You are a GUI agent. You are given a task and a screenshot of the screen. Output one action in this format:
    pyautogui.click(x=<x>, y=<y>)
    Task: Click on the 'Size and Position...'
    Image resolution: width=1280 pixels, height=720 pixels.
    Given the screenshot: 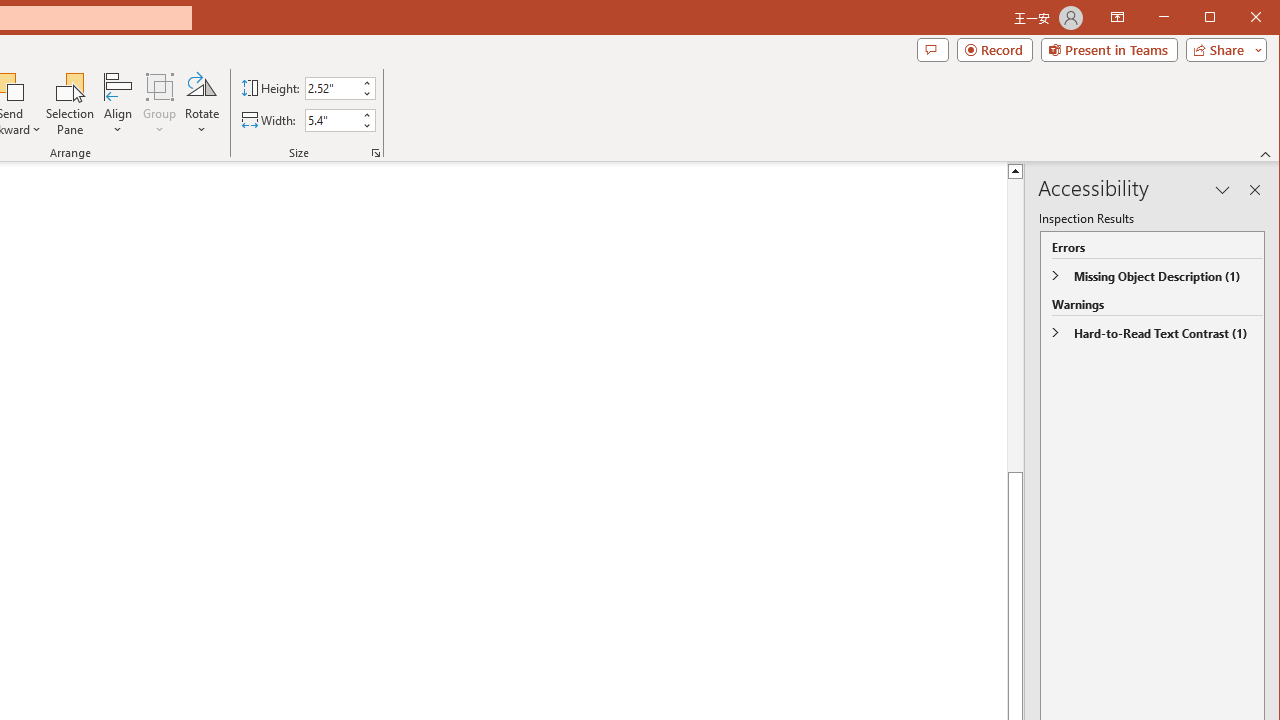 What is the action you would take?
    pyautogui.click(x=376, y=152)
    